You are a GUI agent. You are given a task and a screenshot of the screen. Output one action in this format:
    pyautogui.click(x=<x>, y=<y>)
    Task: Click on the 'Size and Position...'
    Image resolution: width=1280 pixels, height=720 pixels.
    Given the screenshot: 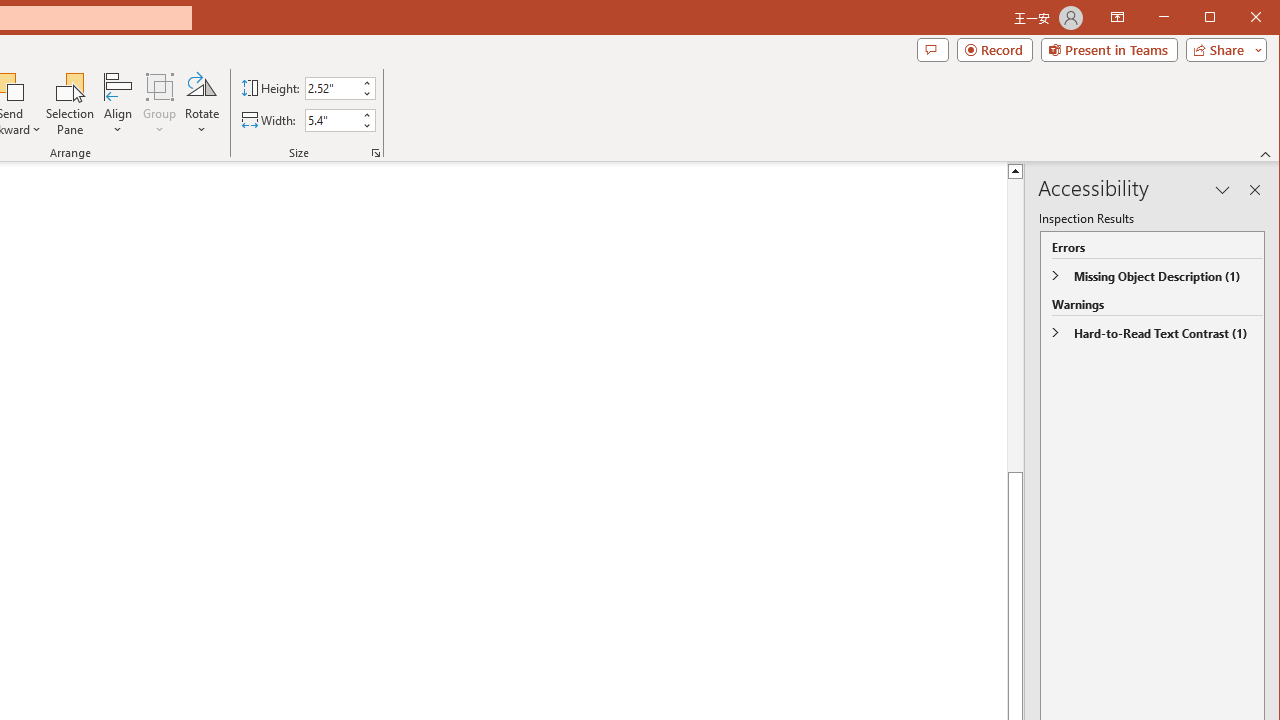 What is the action you would take?
    pyautogui.click(x=376, y=152)
    